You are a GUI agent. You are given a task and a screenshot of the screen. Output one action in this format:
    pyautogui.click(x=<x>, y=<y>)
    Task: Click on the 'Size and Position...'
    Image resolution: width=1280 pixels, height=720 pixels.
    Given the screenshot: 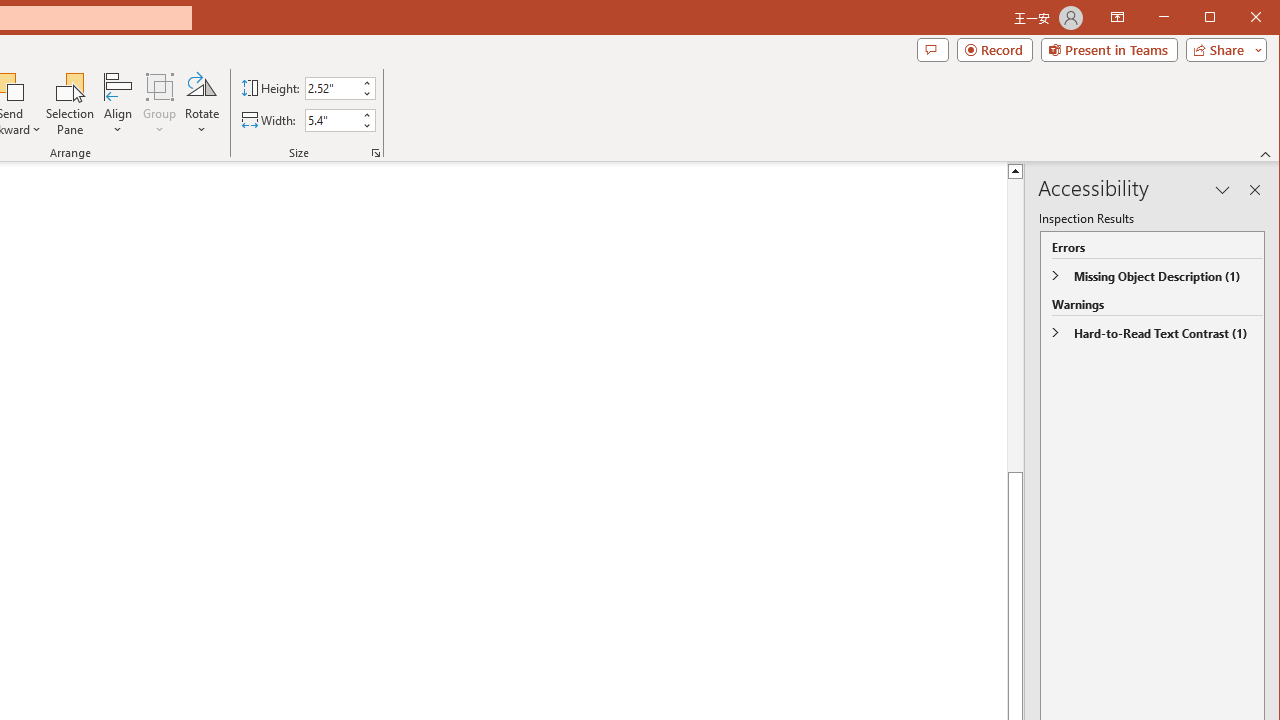 What is the action you would take?
    pyautogui.click(x=376, y=152)
    